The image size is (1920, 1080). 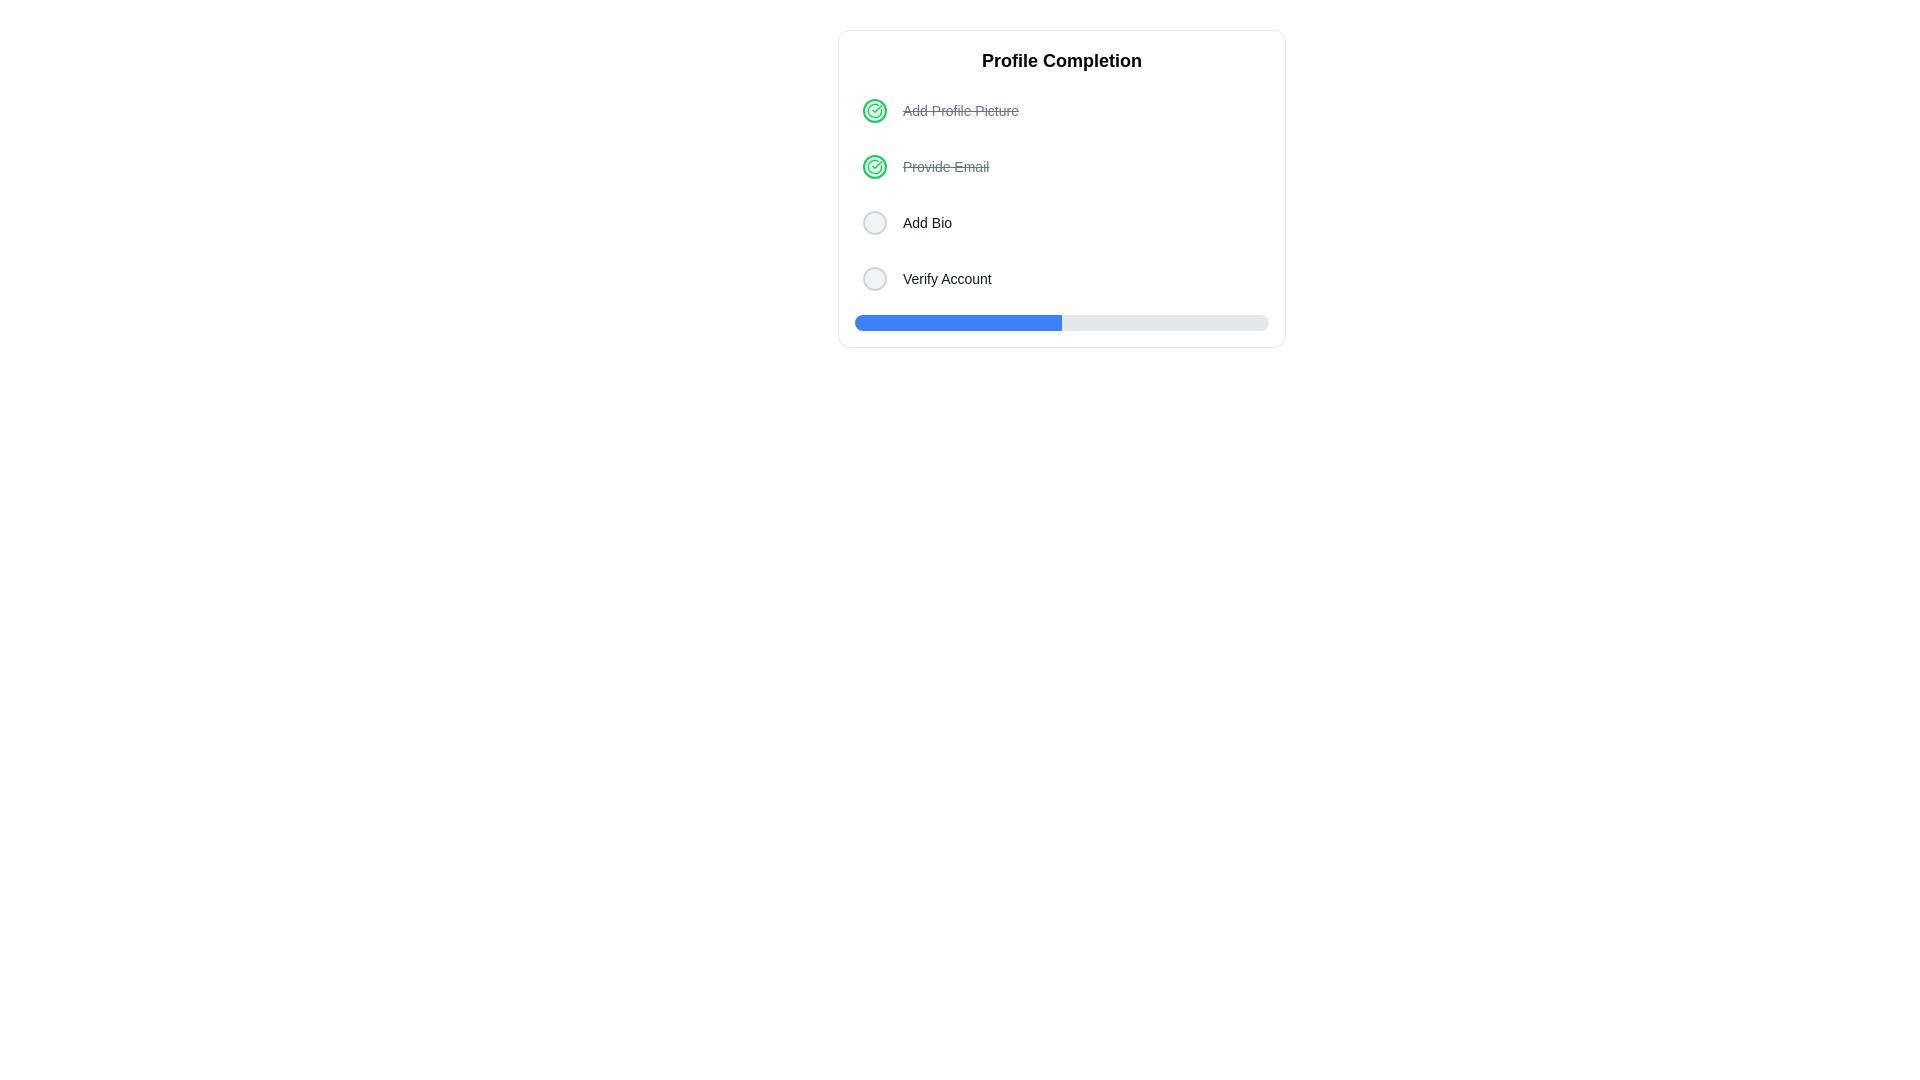 What do you see at coordinates (1060, 60) in the screenshot?
I see `the 'Profile Completion' text label, which is prominently styled with bold and large font, serving as a header for the profile completion section` at bounding box center [1060, 60].